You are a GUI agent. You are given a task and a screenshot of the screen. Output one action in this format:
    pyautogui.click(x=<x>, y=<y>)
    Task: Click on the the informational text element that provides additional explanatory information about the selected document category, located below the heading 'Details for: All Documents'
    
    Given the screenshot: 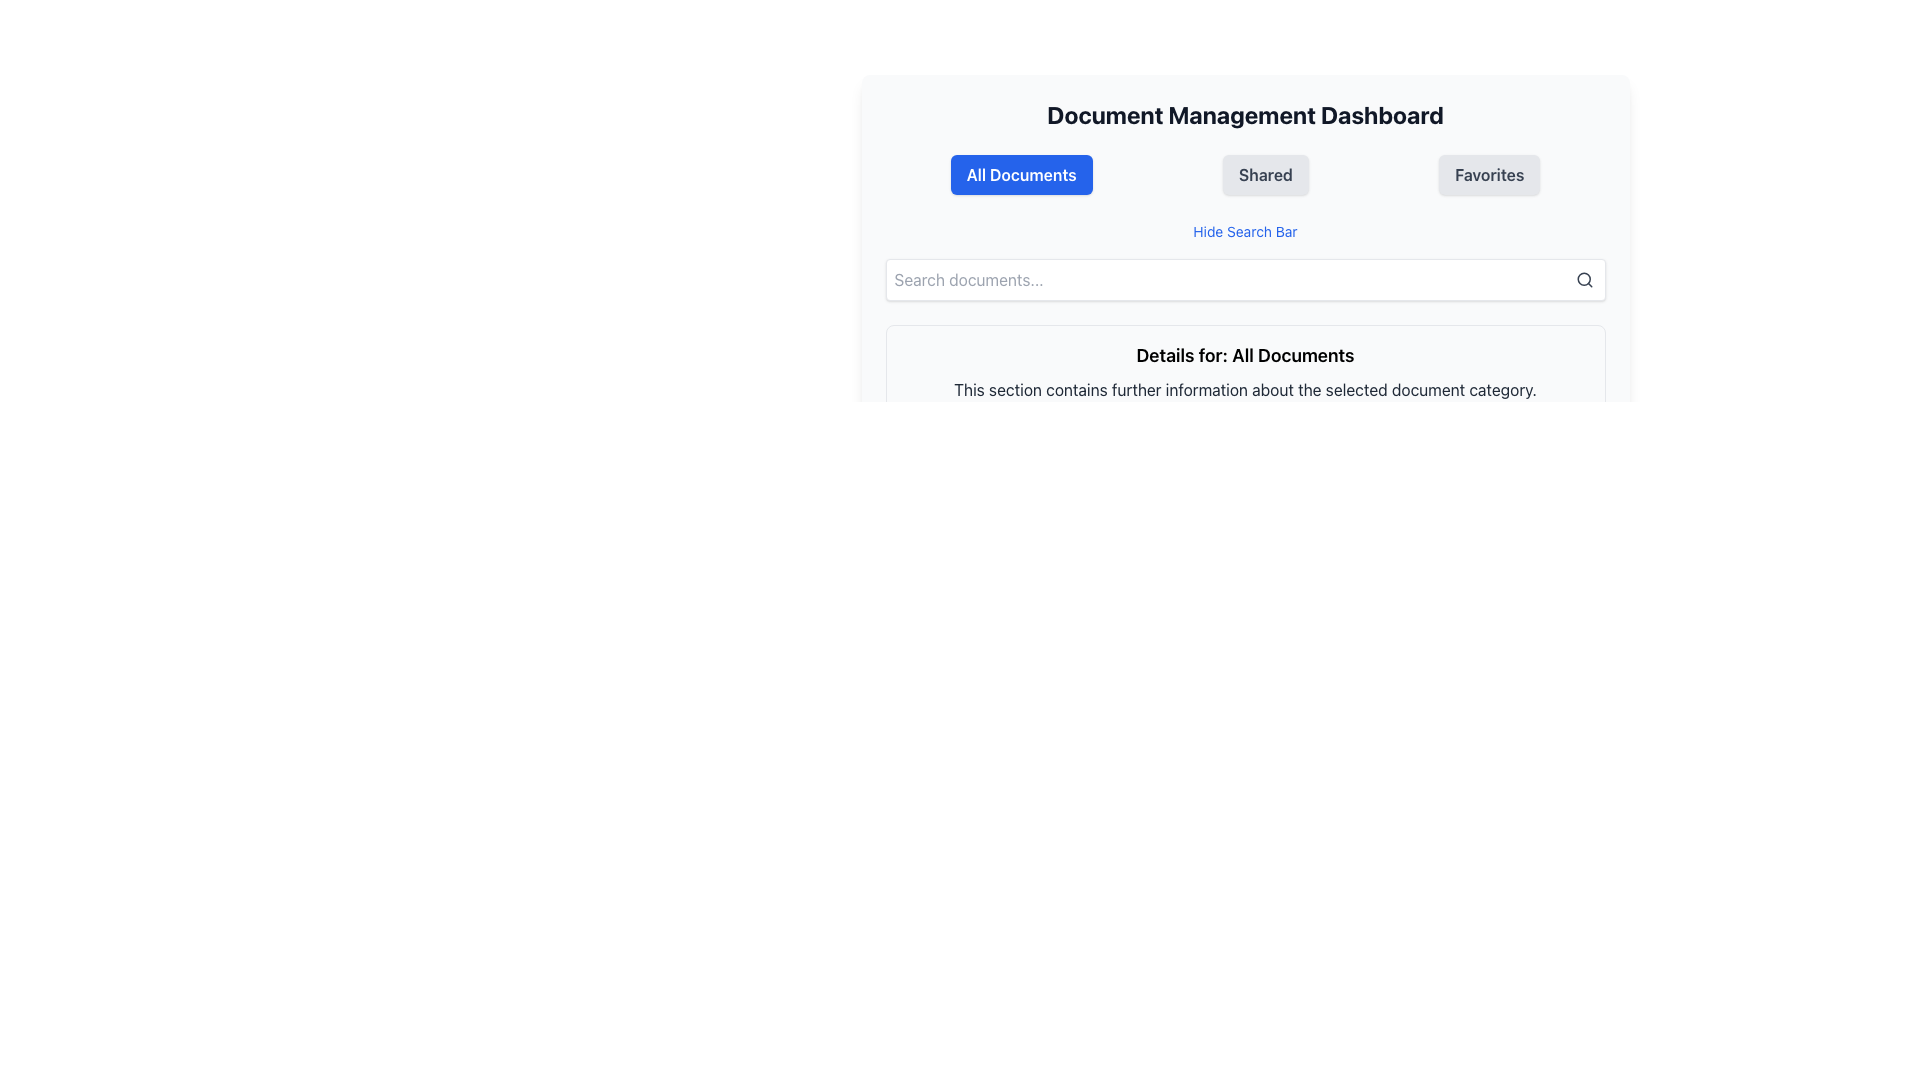 What is the action you would take?
    pyautogui.click(x=1244, y=389)
    